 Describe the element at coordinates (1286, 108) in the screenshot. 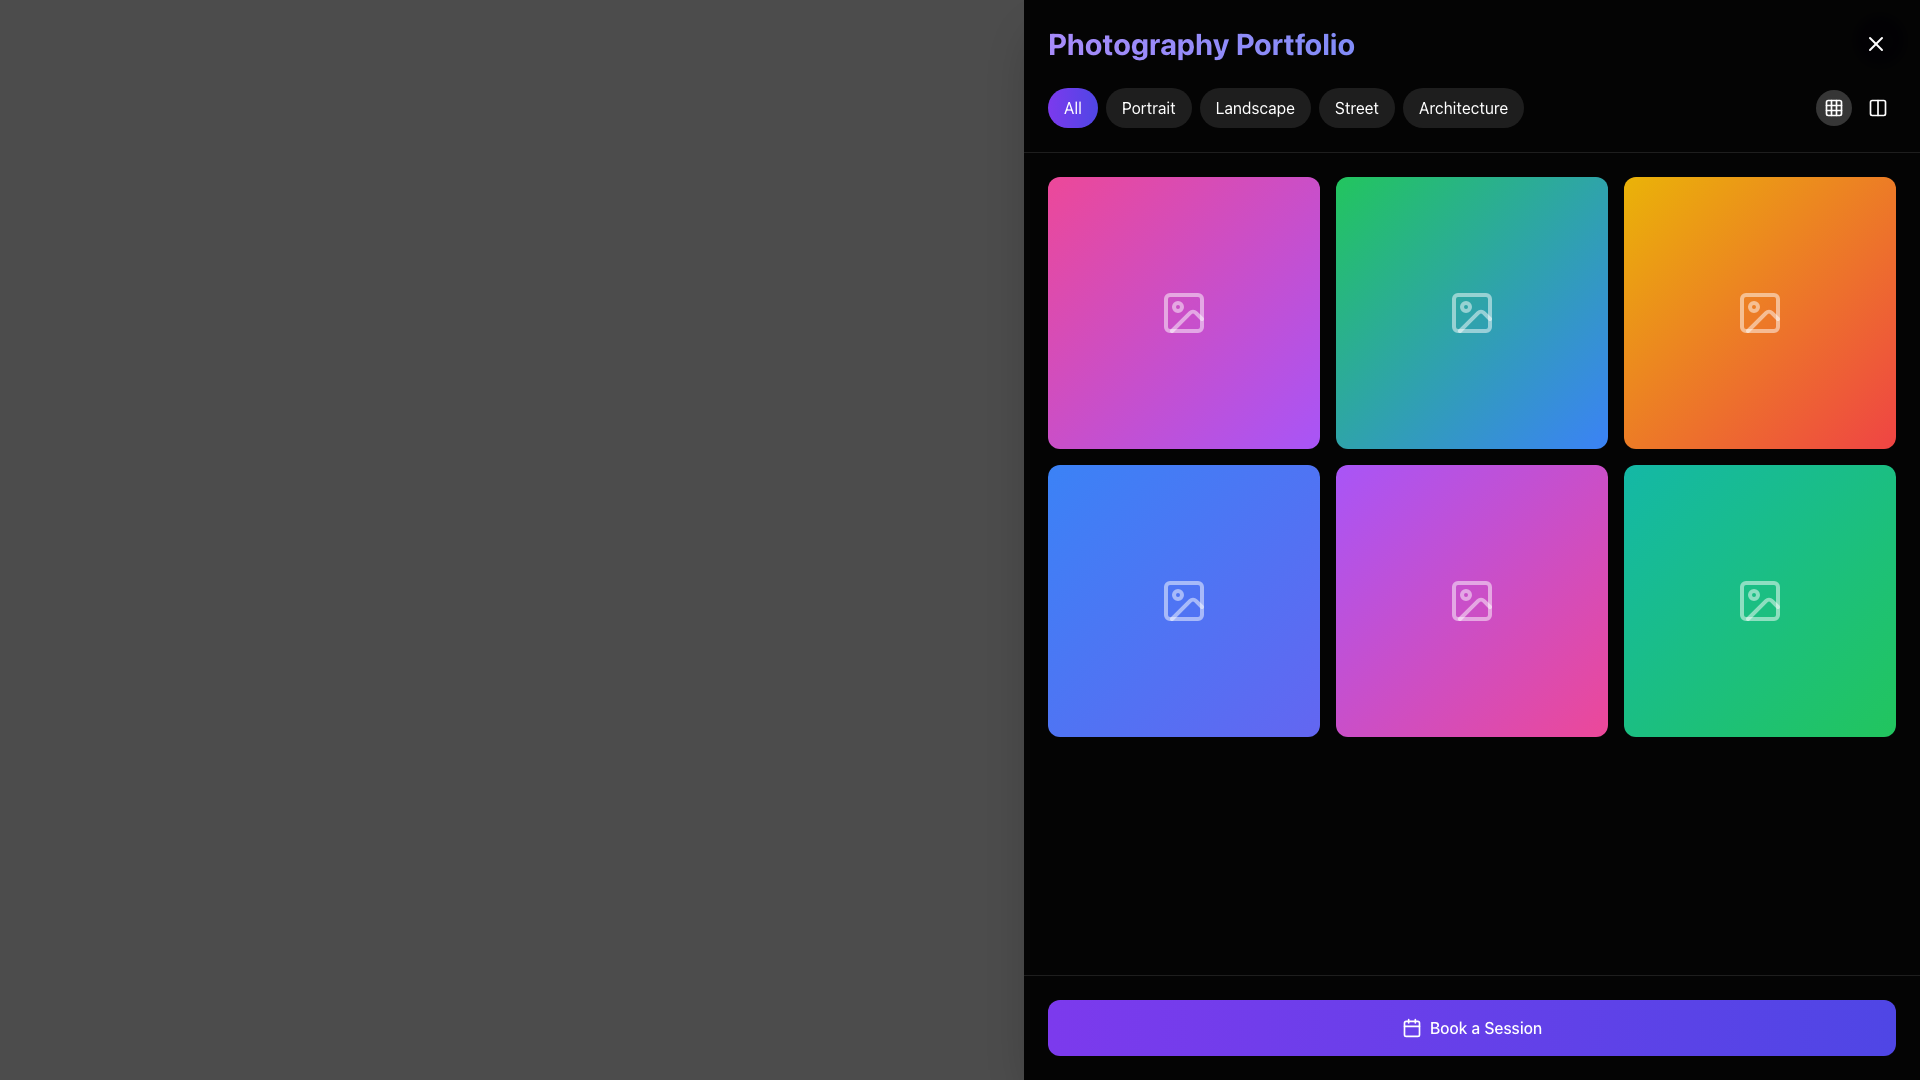

I see `the 'Landscape' button, which is a rectangular button with a dark background and white text, located below the title 'Photography Portfolio'` at that location.